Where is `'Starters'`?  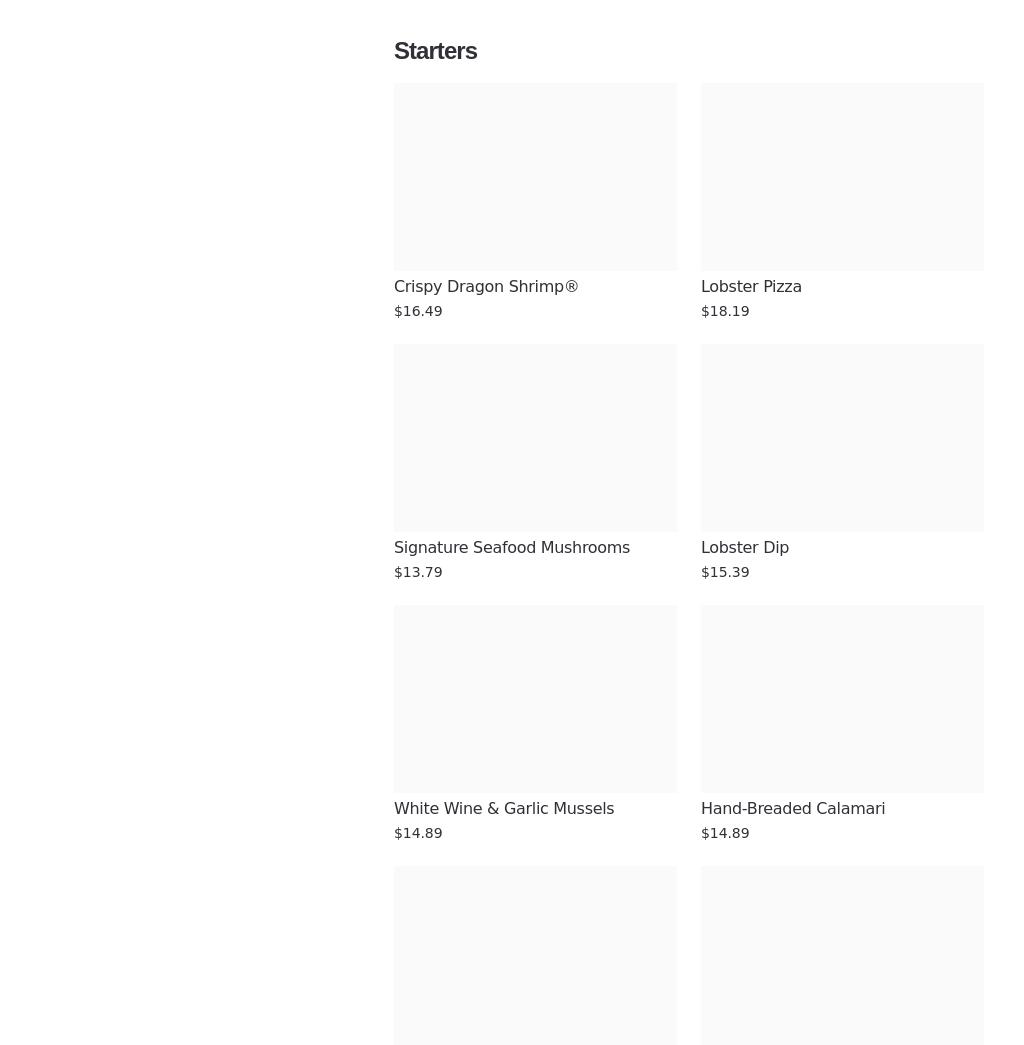 'Starters' is located at coordinates (435, 49).